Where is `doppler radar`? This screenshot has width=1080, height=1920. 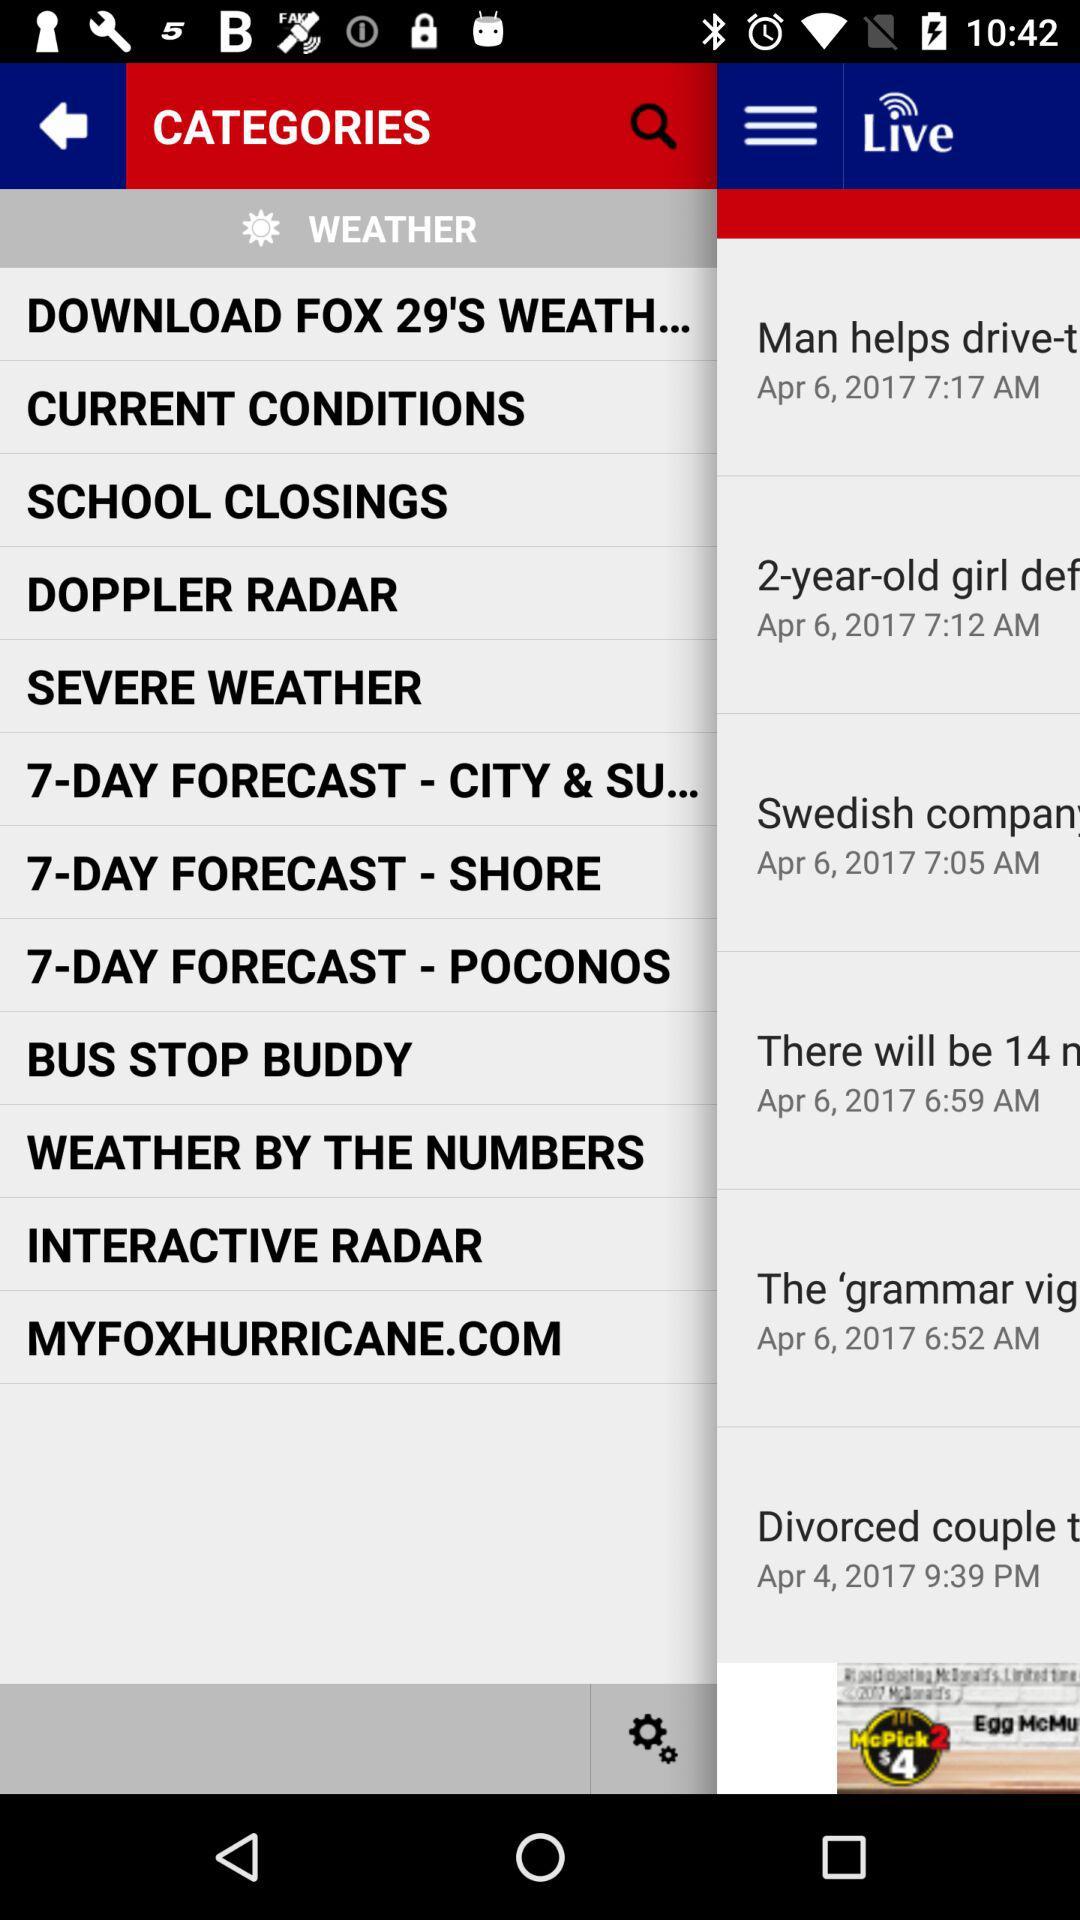 doppler radar is located at coordinates (212, 591).